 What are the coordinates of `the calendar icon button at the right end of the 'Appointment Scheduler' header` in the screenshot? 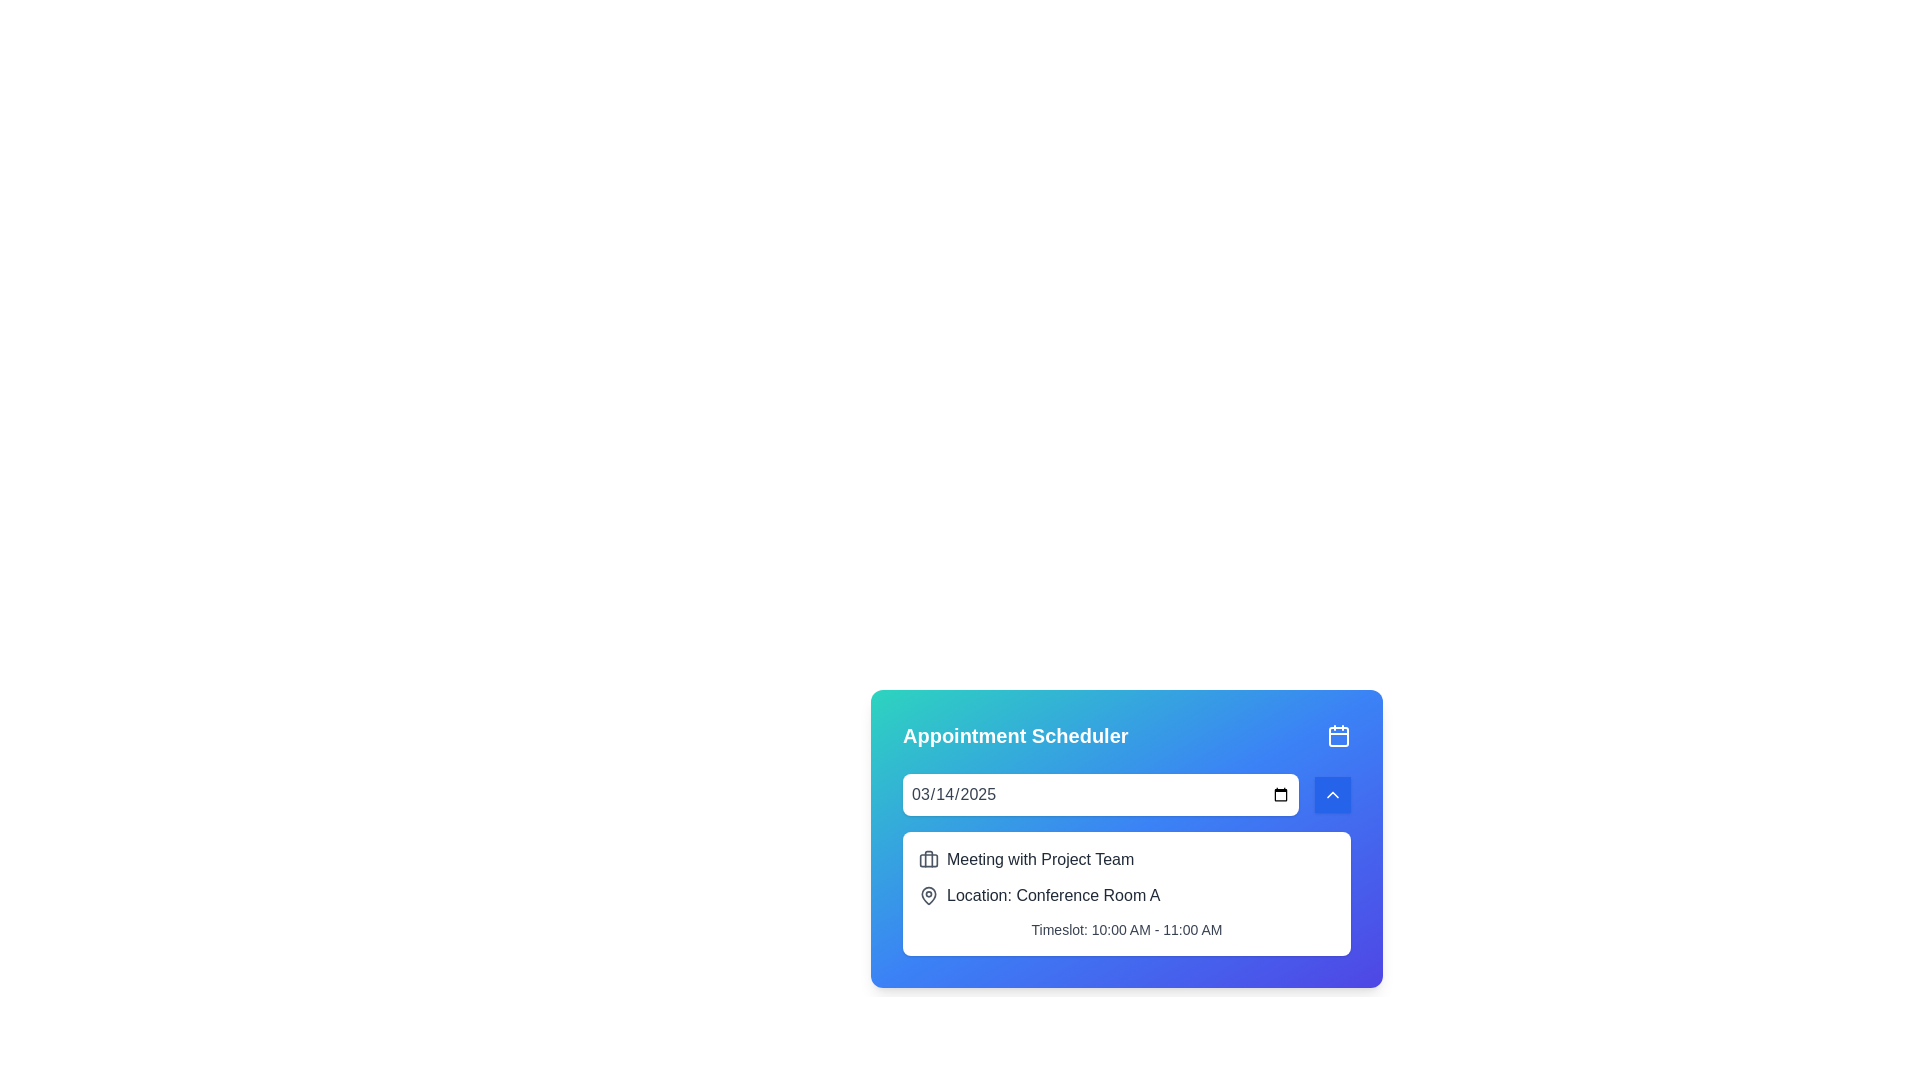 It's located at (1339, 736).